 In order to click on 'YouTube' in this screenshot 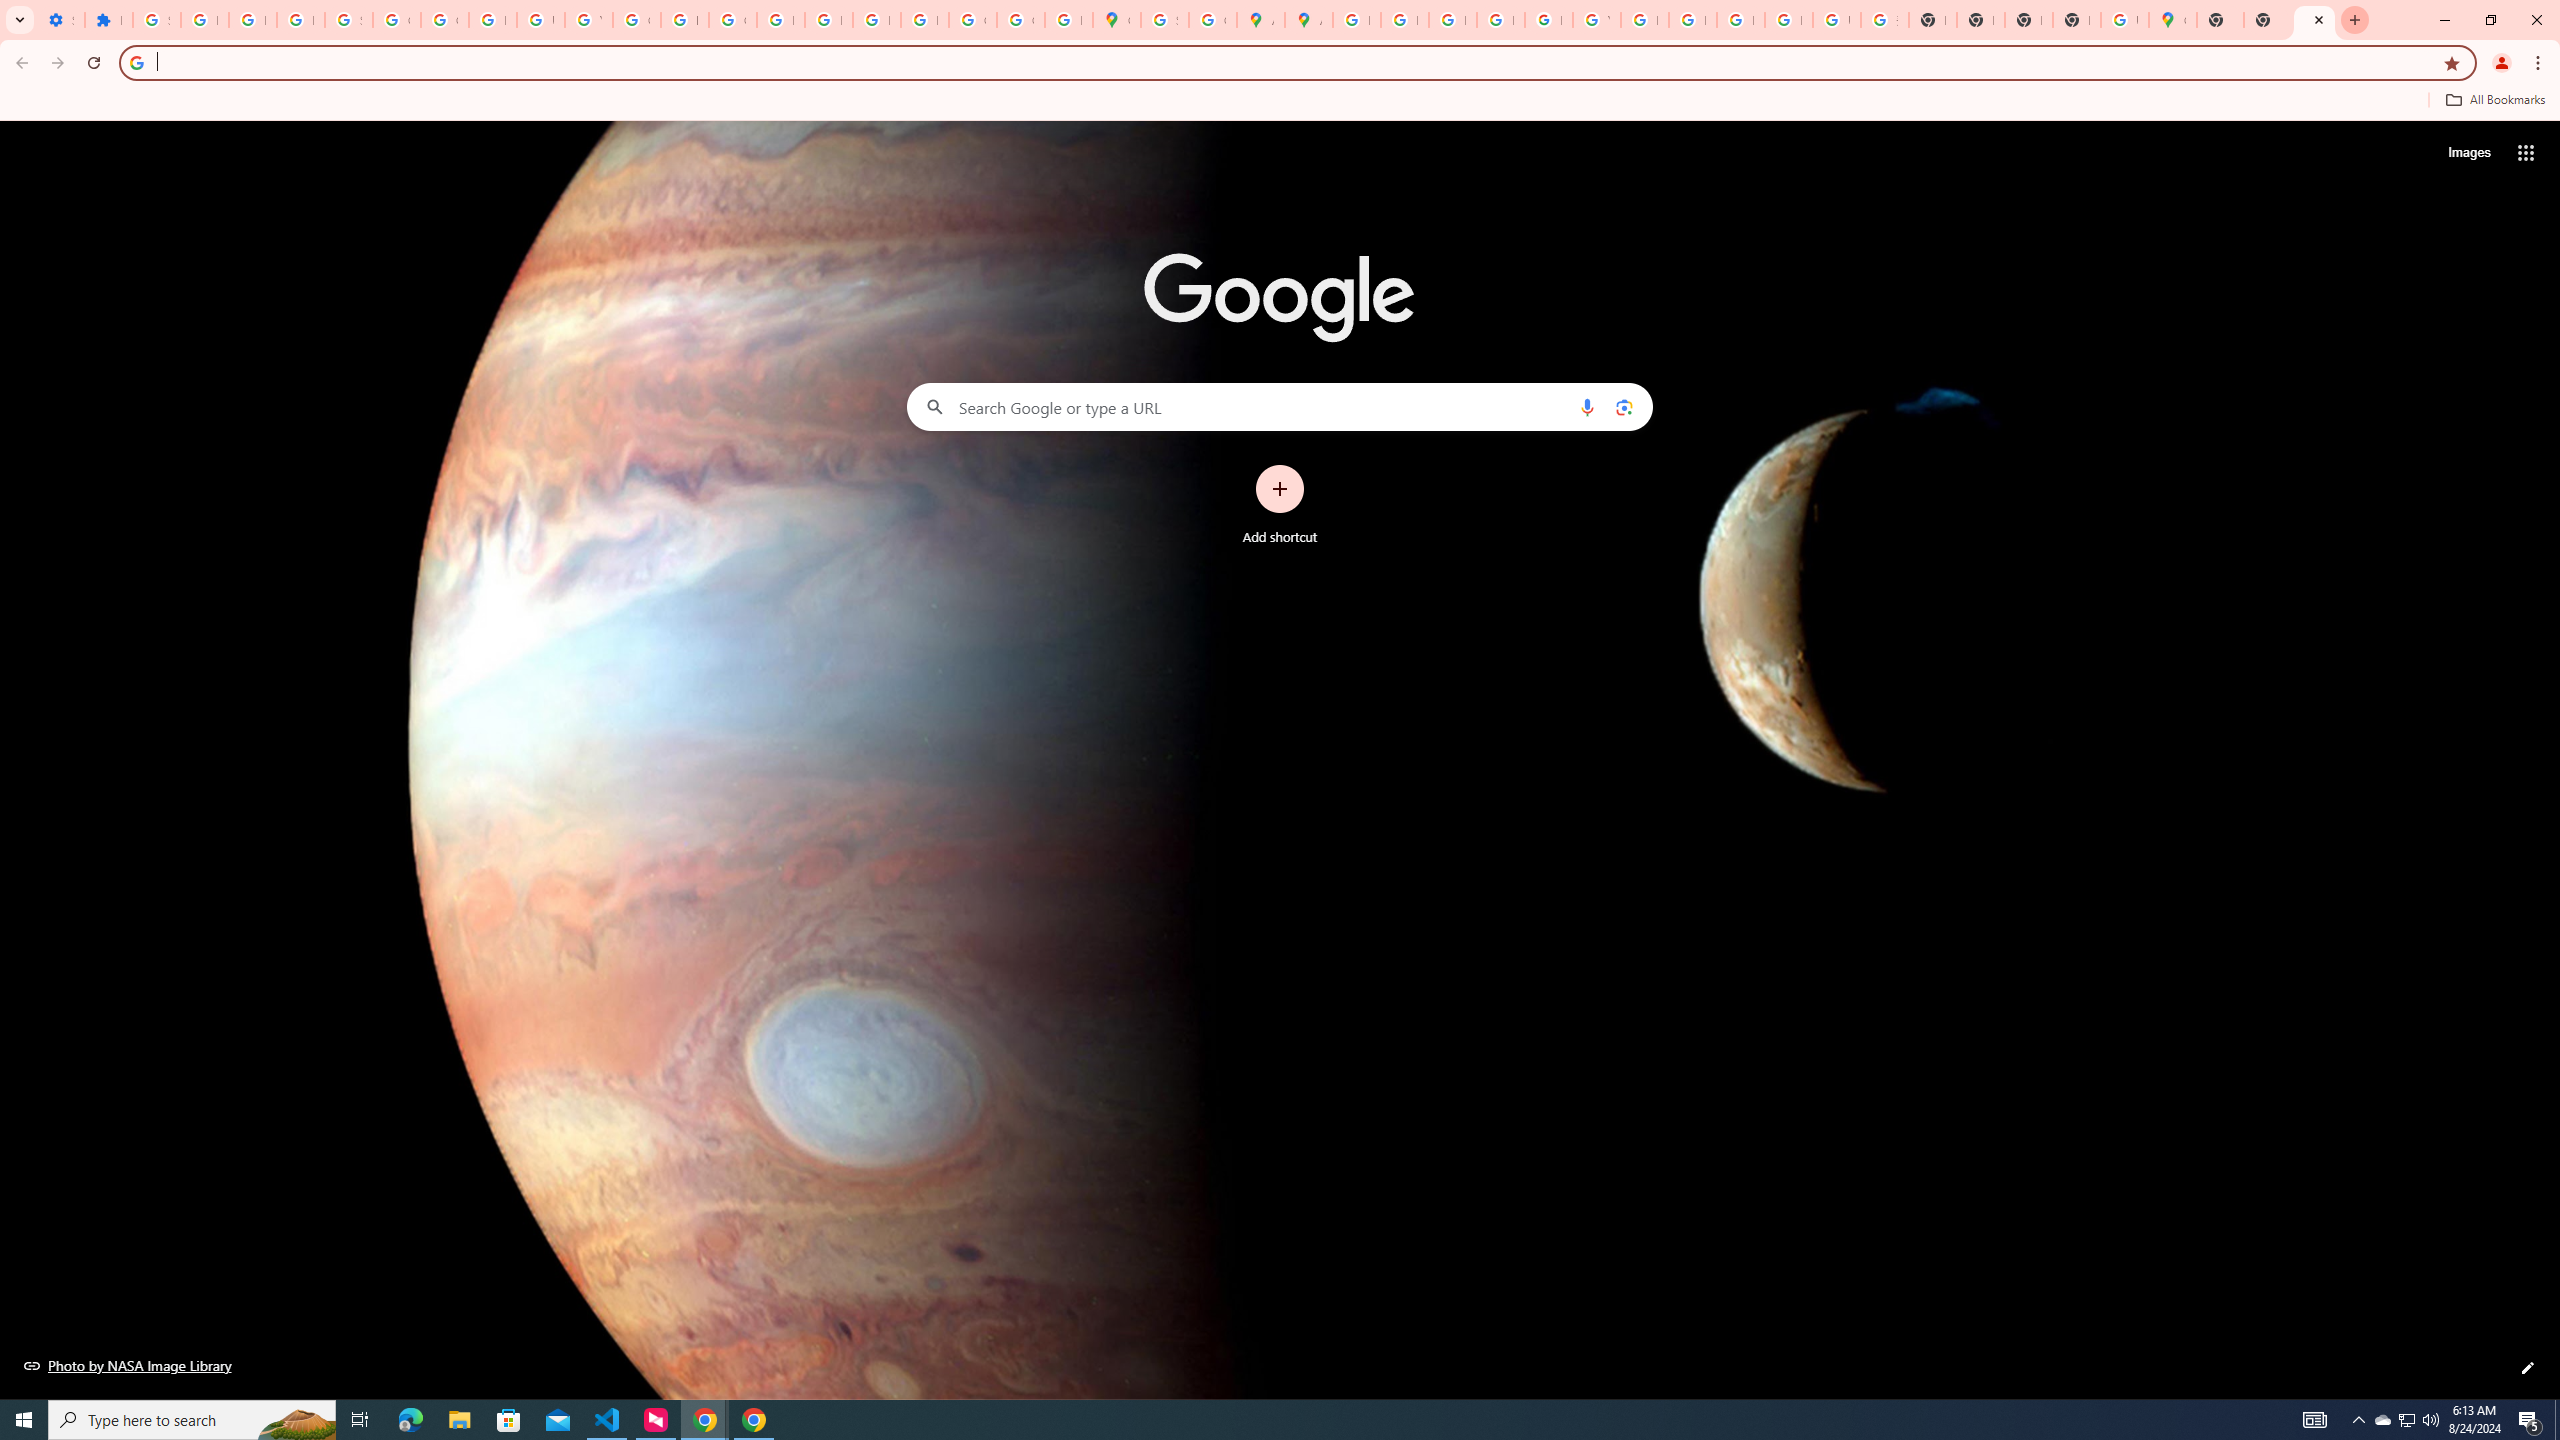, I will do `click(1597, 19)`.